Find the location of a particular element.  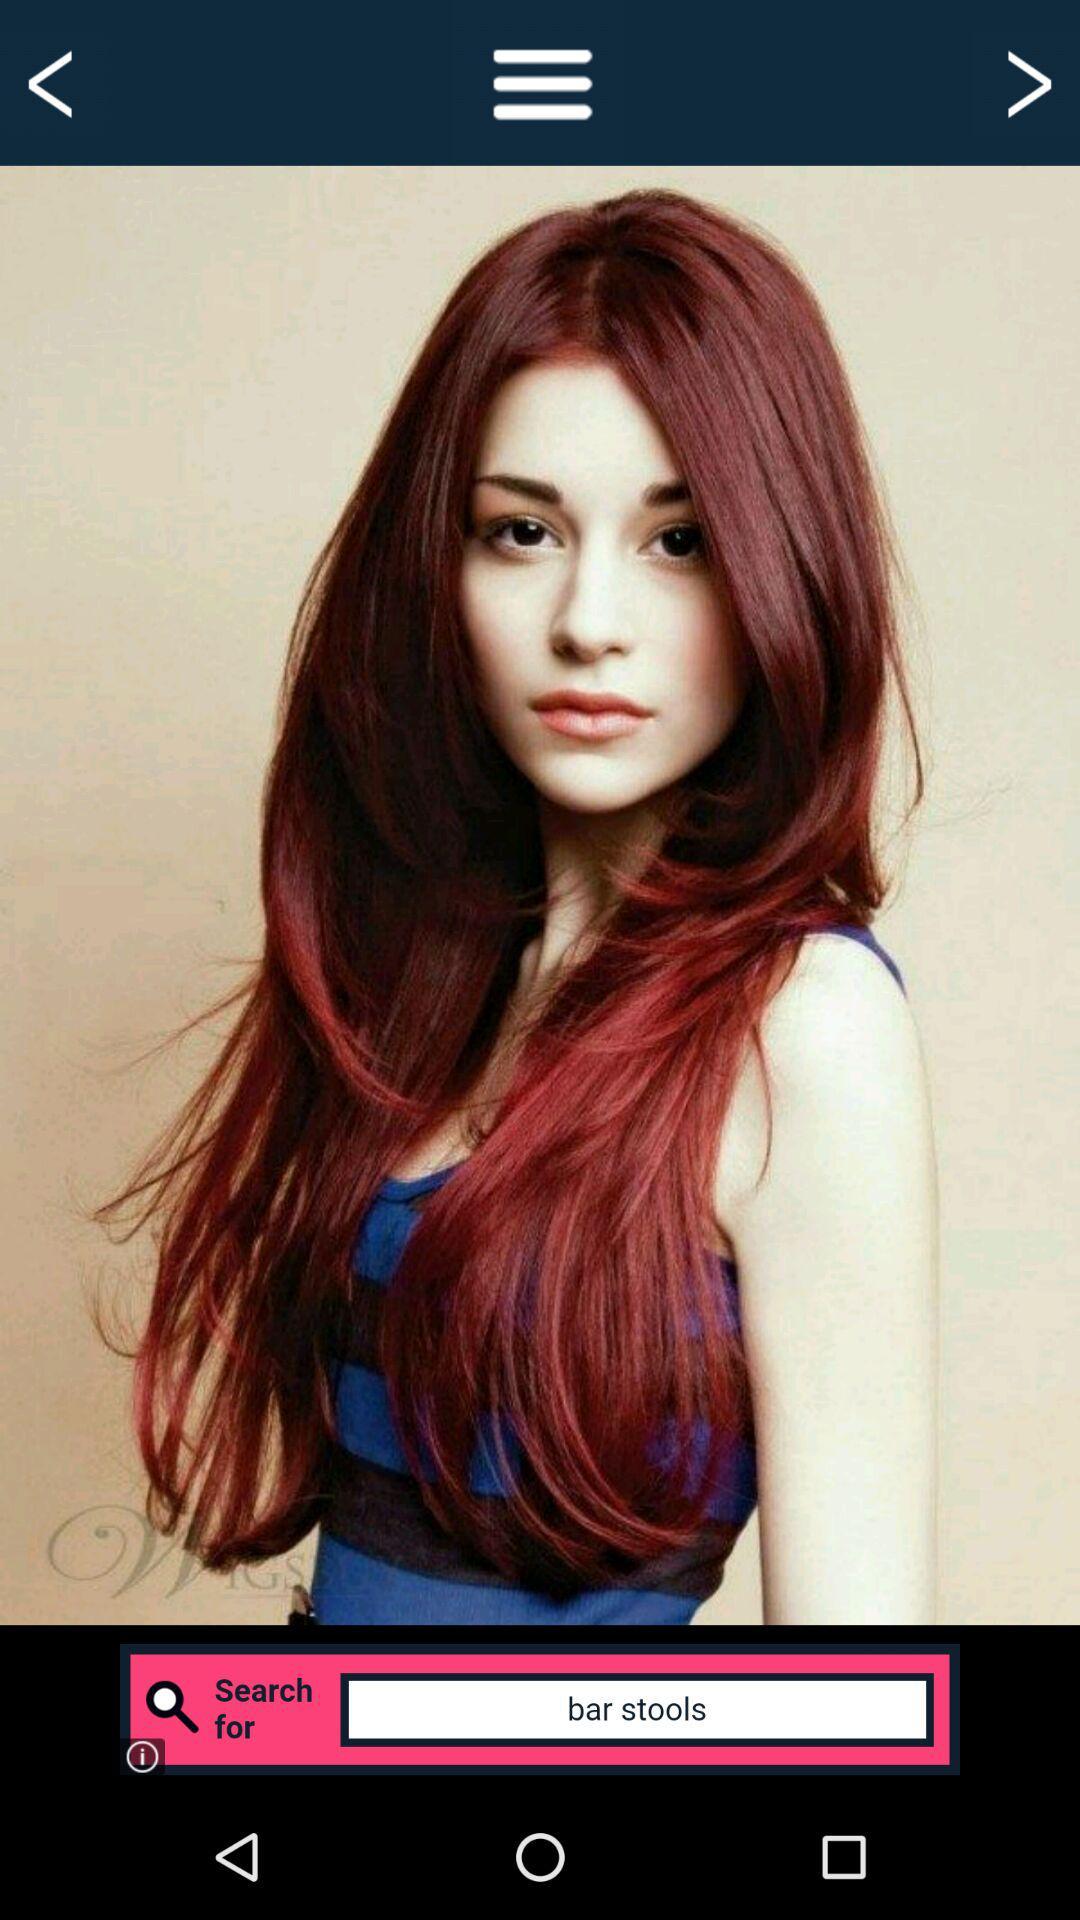

see more photos is located at coordinates (1026, 81).